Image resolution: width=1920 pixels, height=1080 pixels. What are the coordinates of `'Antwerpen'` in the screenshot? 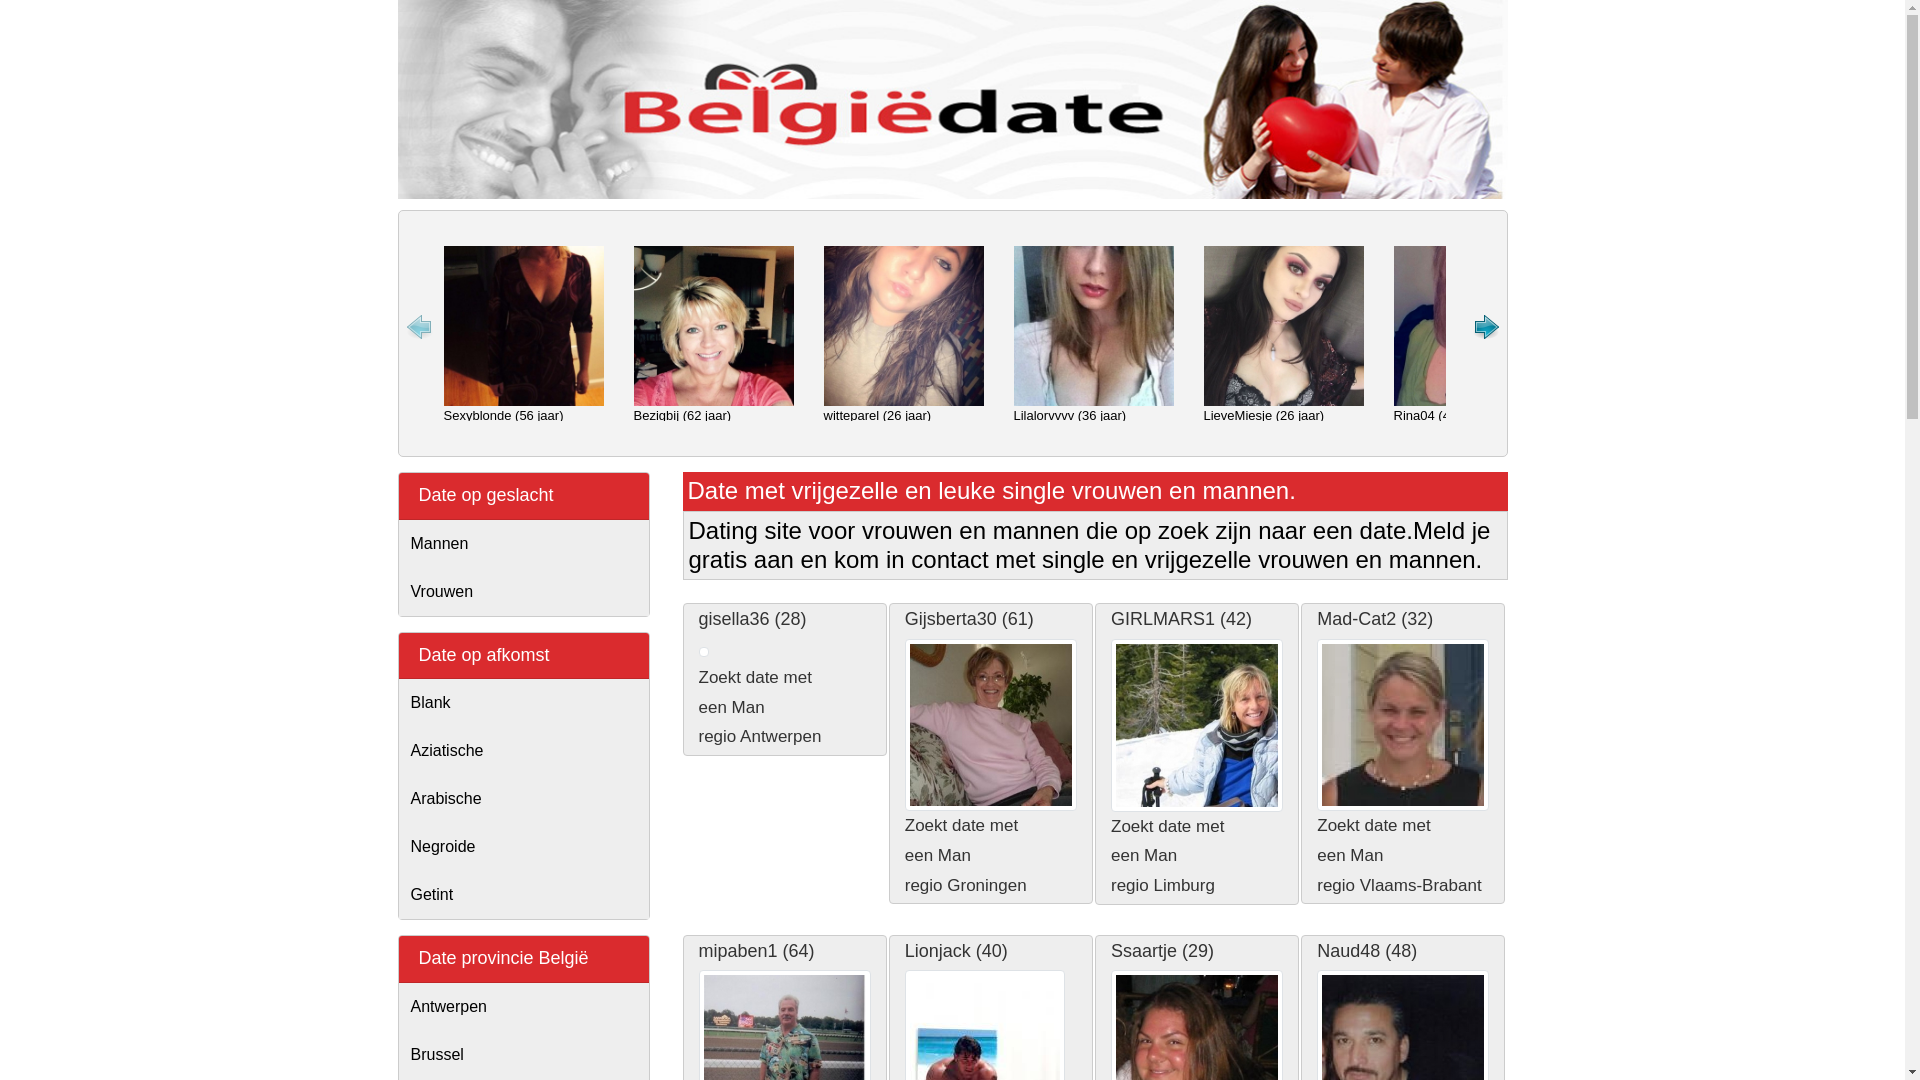 It's located at (523, 1006).